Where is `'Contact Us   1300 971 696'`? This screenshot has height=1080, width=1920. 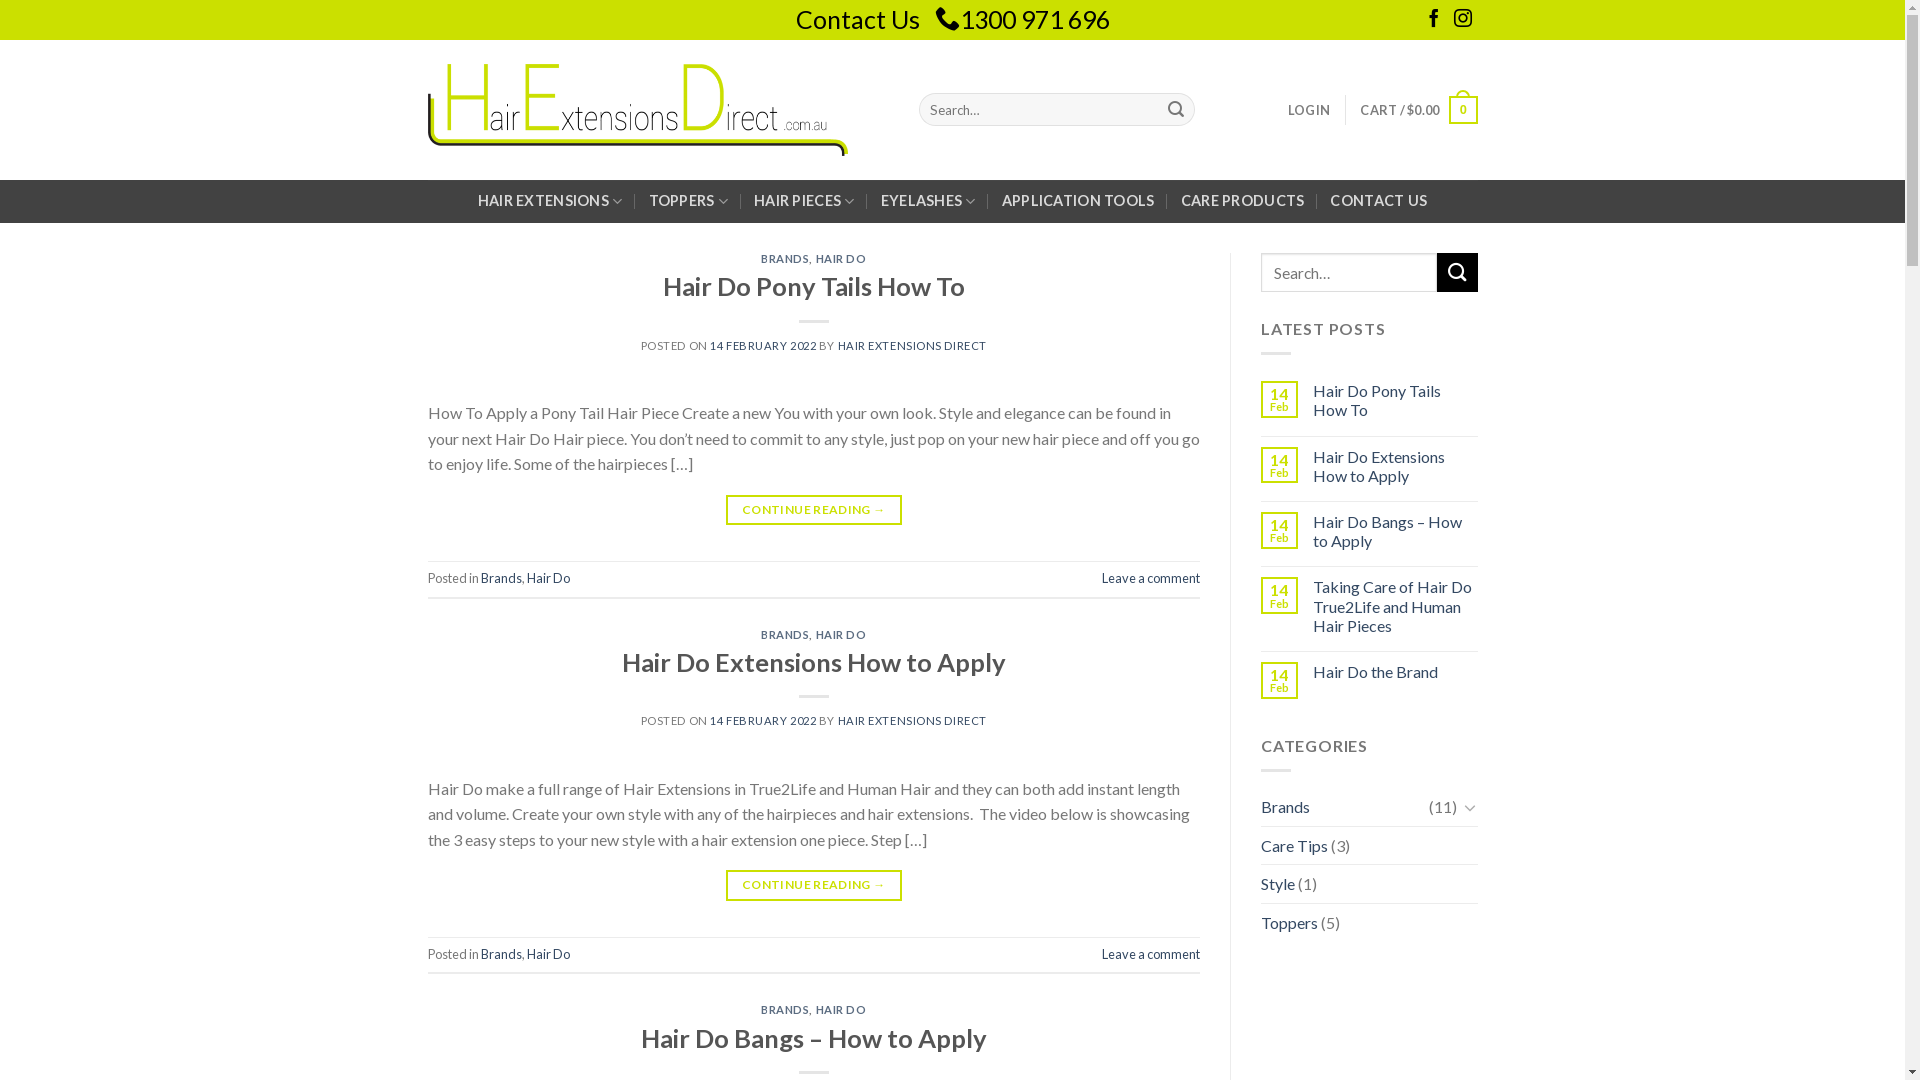
'Contact Us   1300 971 696' is located at coordinates (952, 19).